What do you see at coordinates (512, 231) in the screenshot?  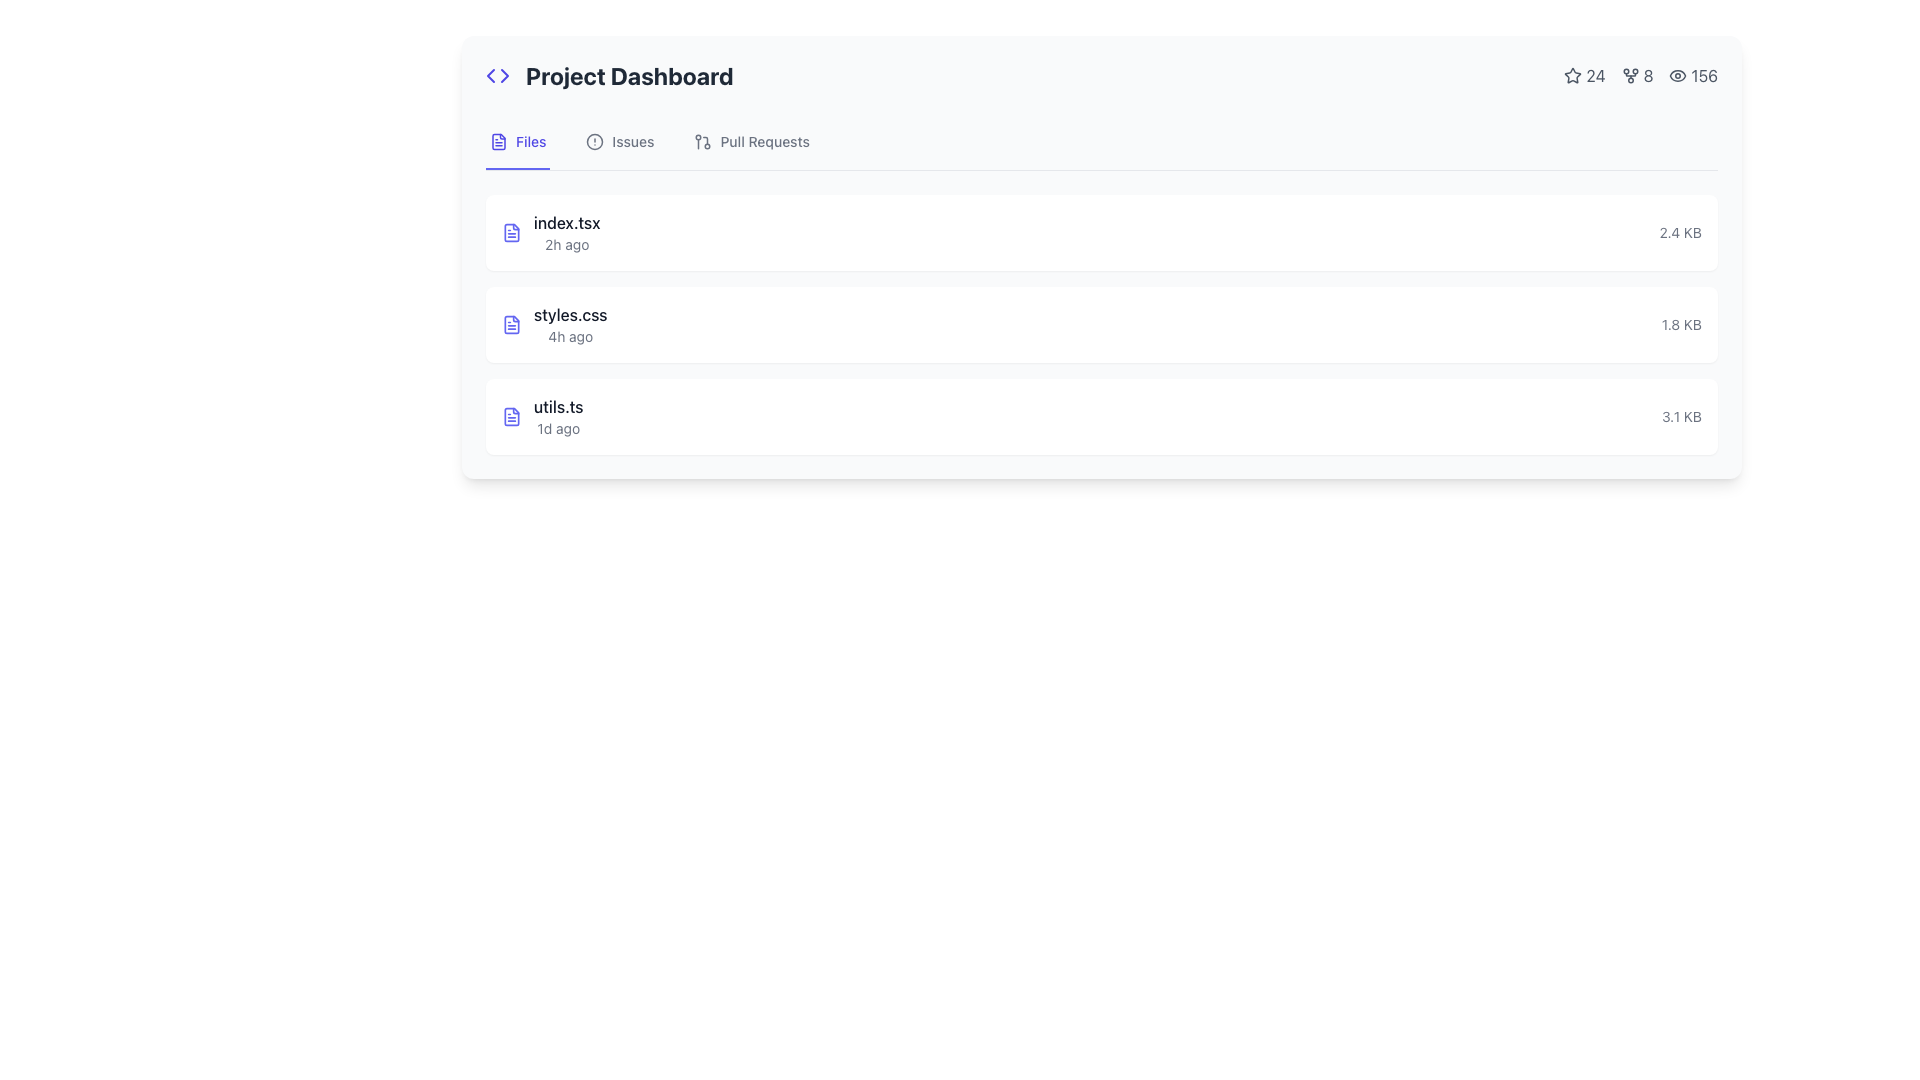 I see `the small file icon representing a text document, which has an indigo outline and a folded corner, located beside the file name 'index.tsx' and the timestamp '2h ago'` at bounding box center [512, 231].